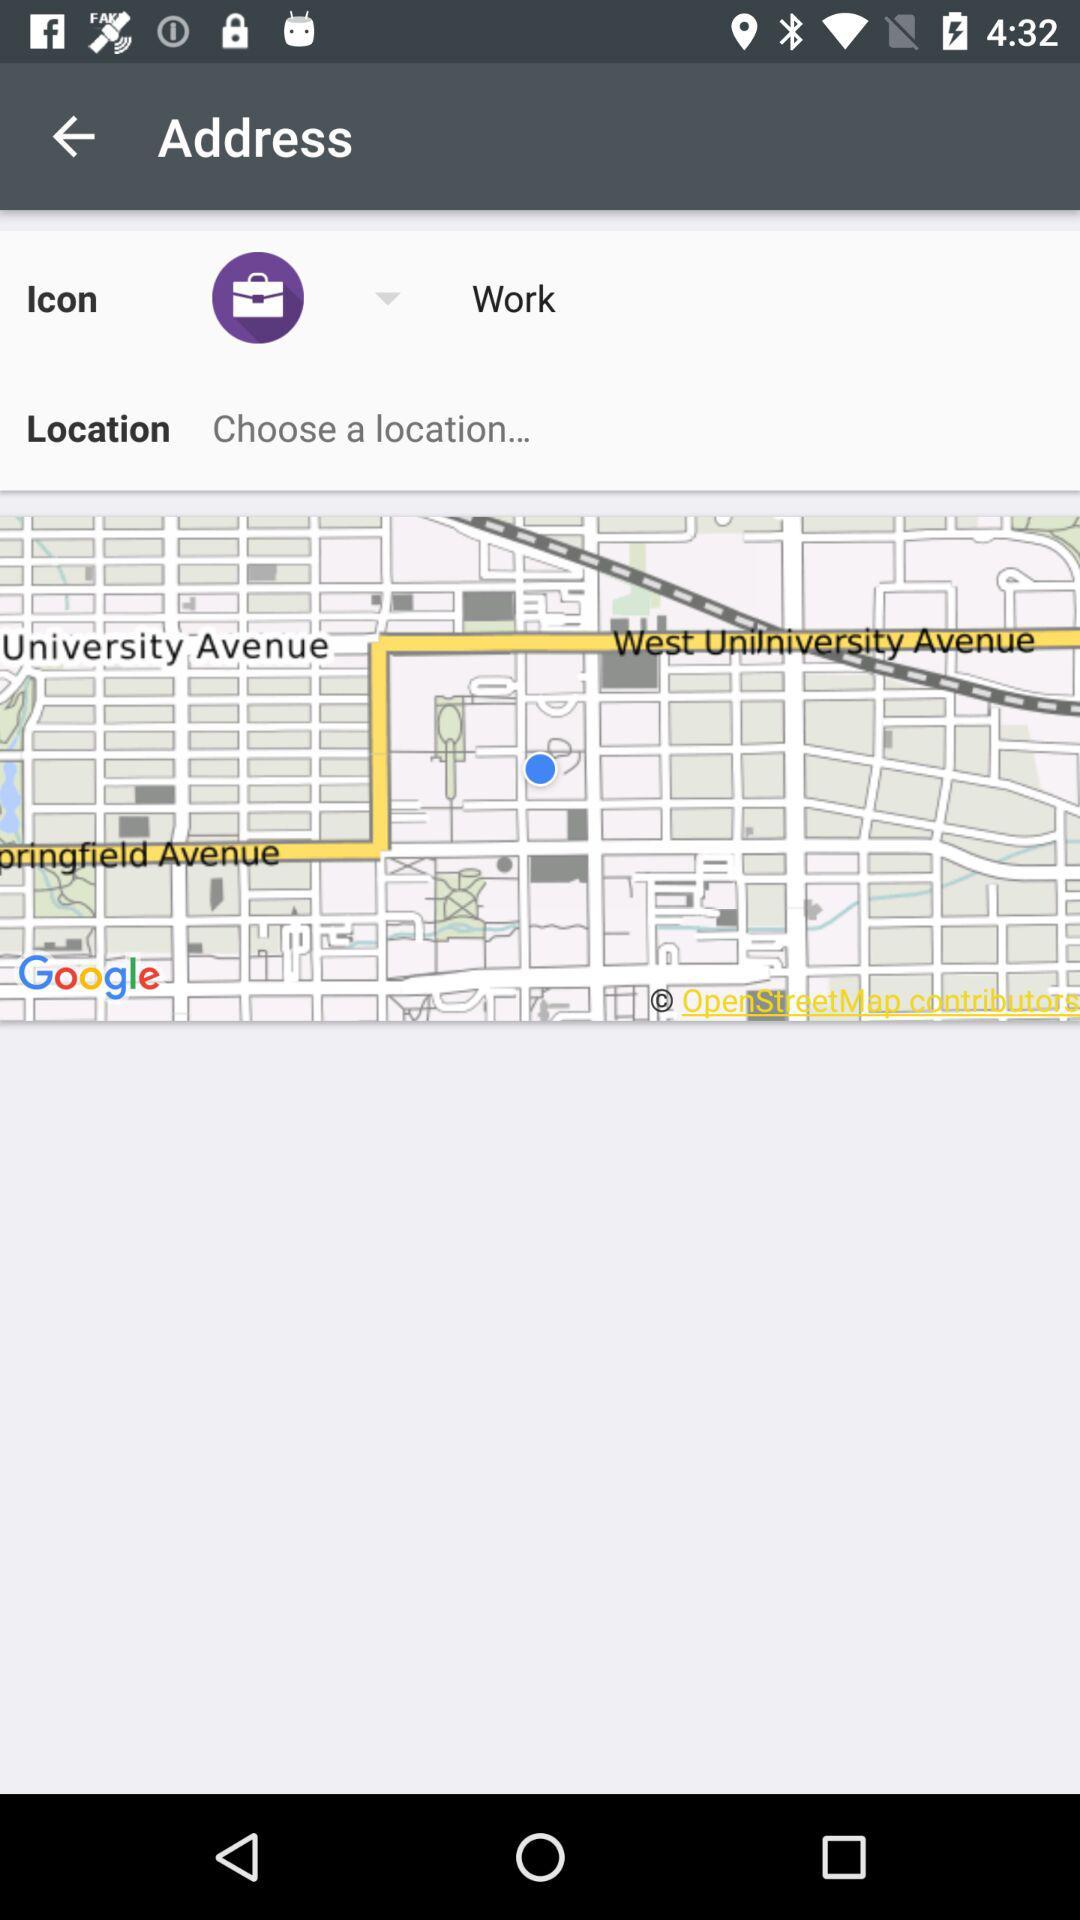  I want to click on search, so click(621, 426).